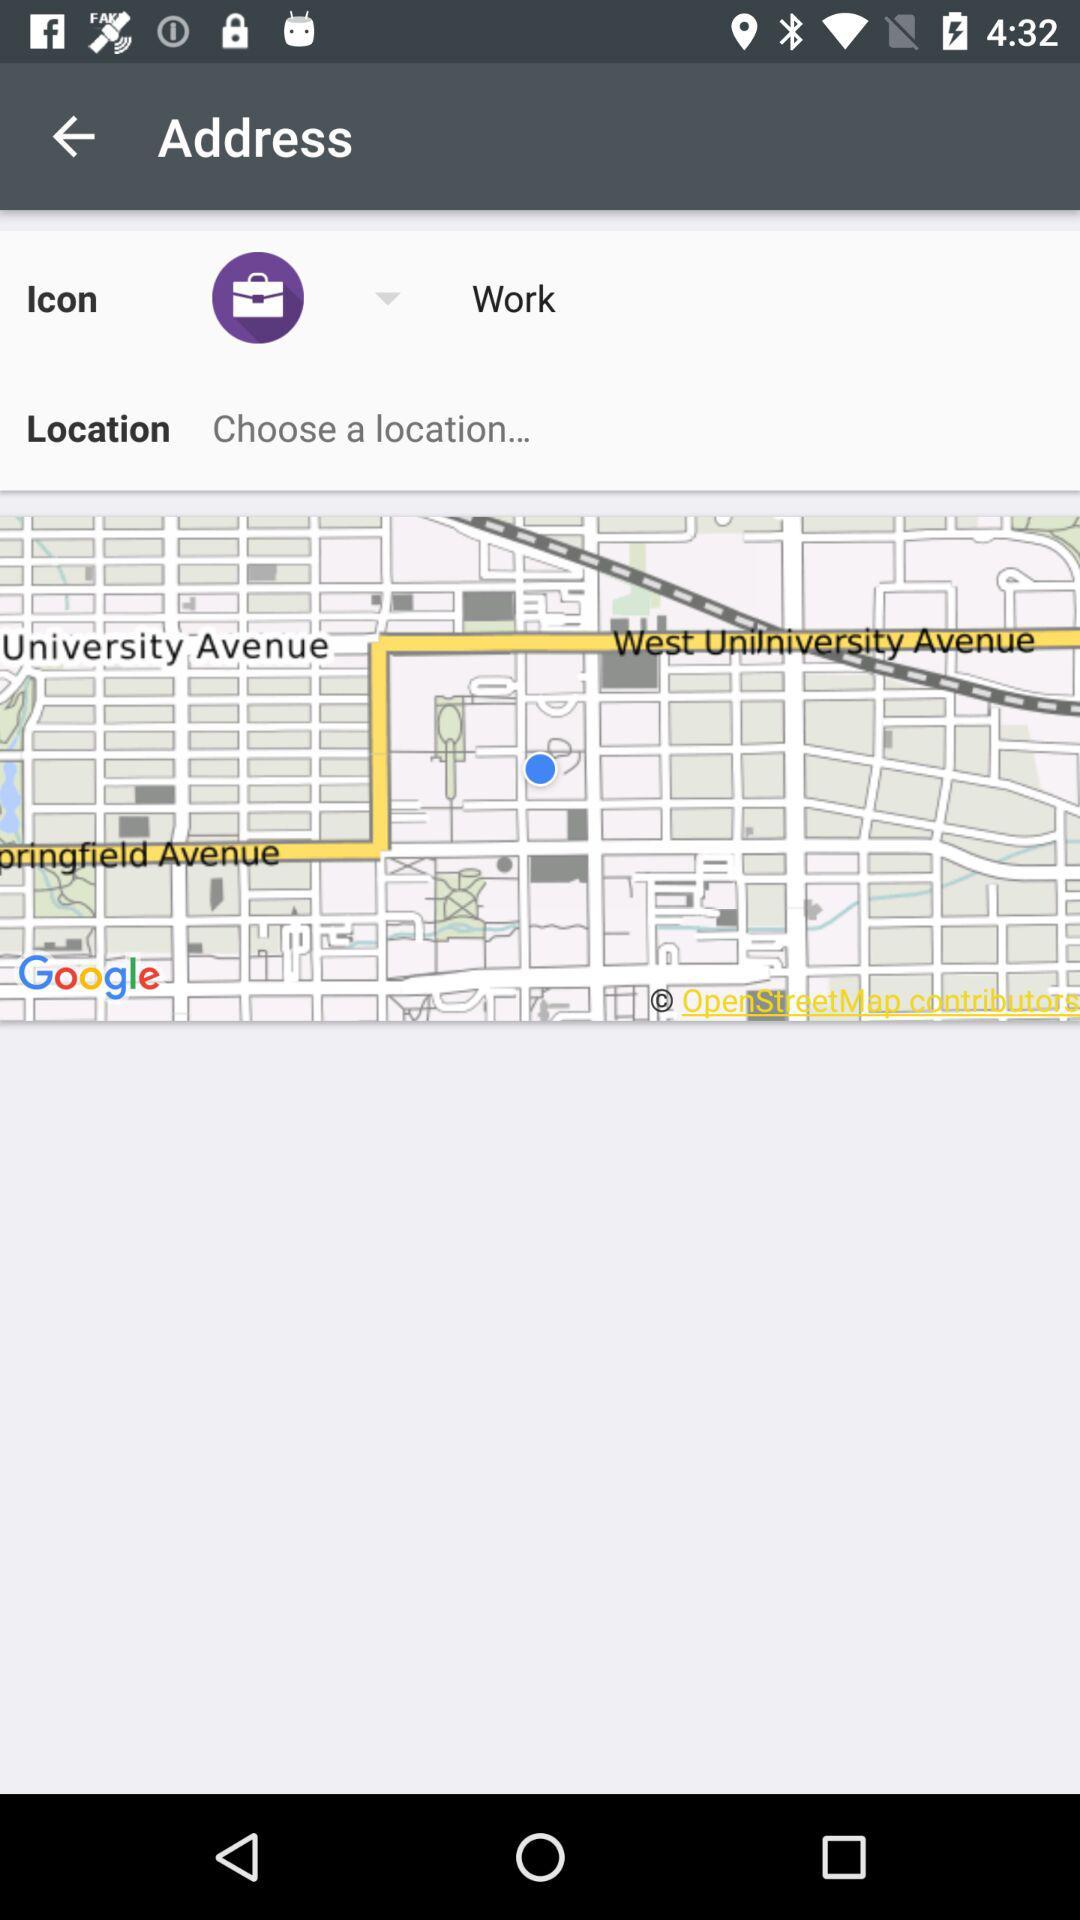  I want to click on search, so click(621, 426).